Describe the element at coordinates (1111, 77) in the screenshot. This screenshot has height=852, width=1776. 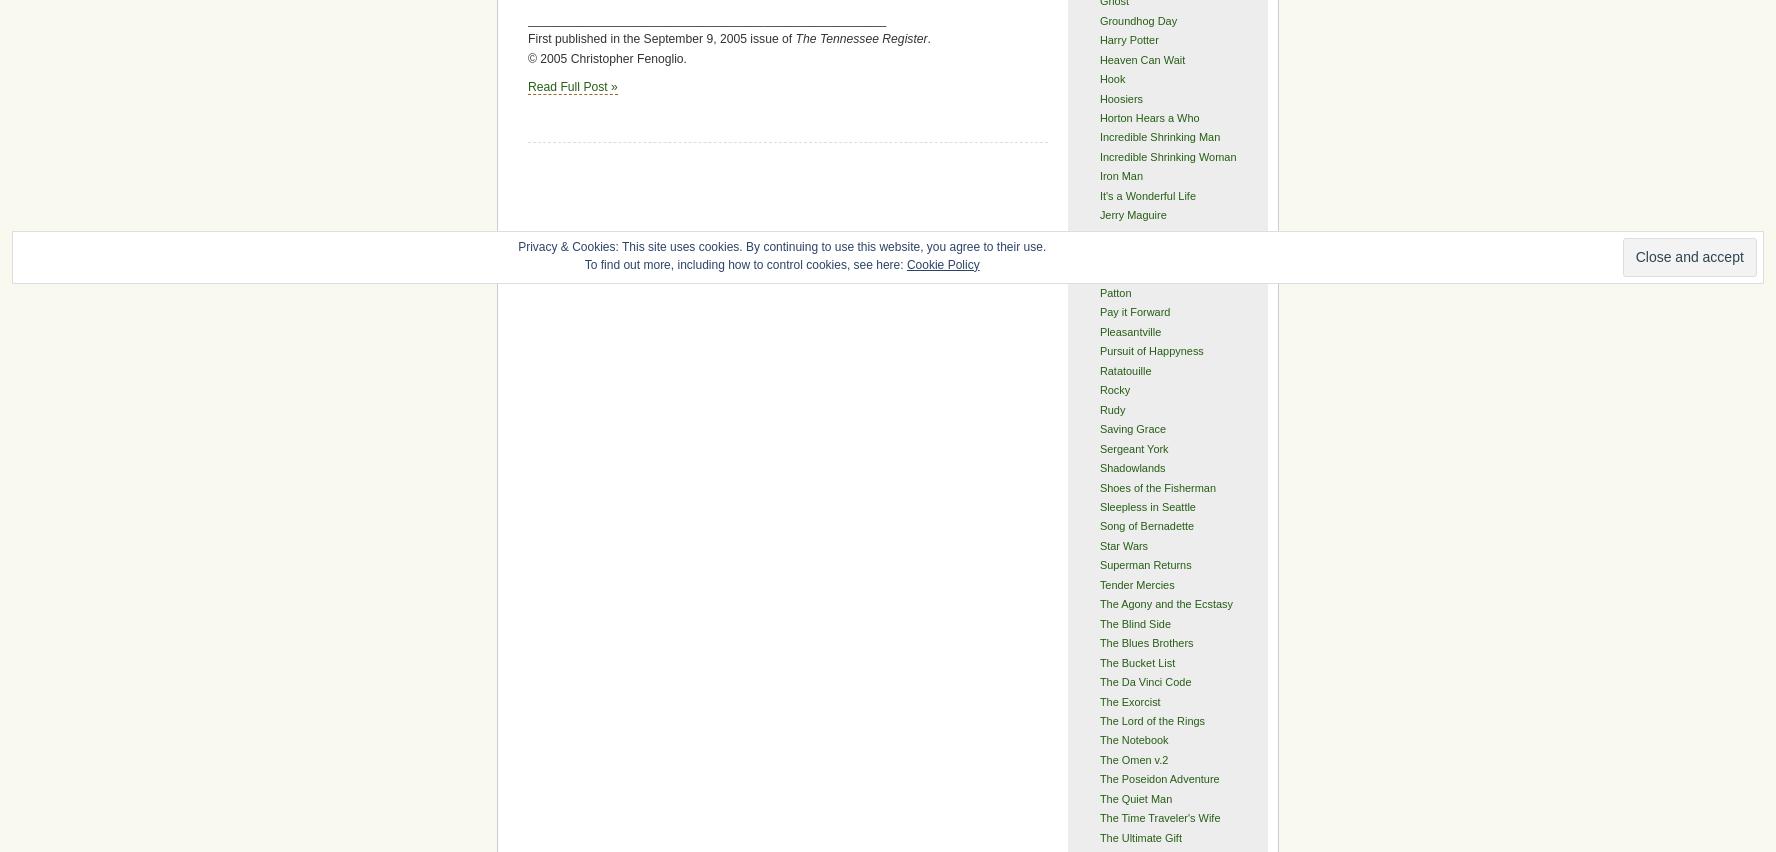
I see `'Hook'` at that location.